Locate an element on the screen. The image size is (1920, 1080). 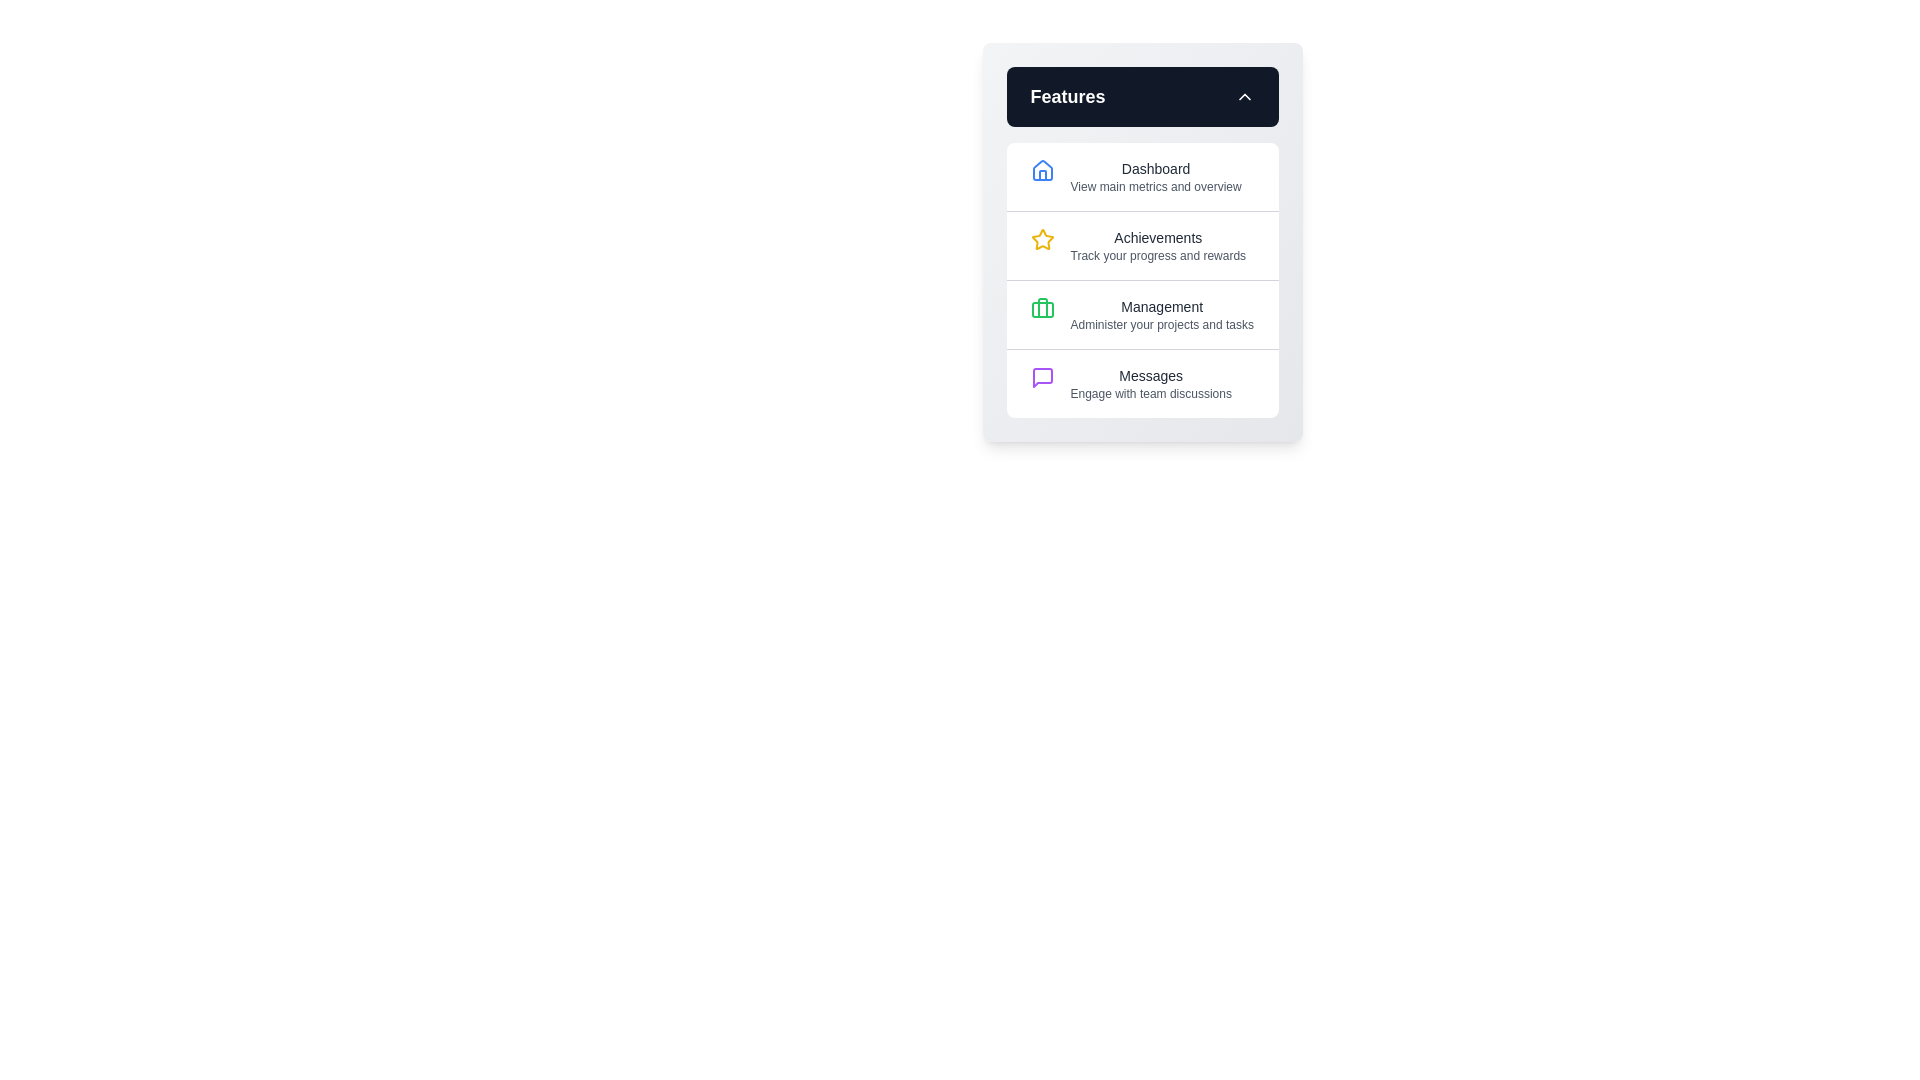
the 'Achievements' text label in the sidebar, which is the second item in the list, positioned between 'Dashboard' and 'Management' is located at coordinates (1158, 237).